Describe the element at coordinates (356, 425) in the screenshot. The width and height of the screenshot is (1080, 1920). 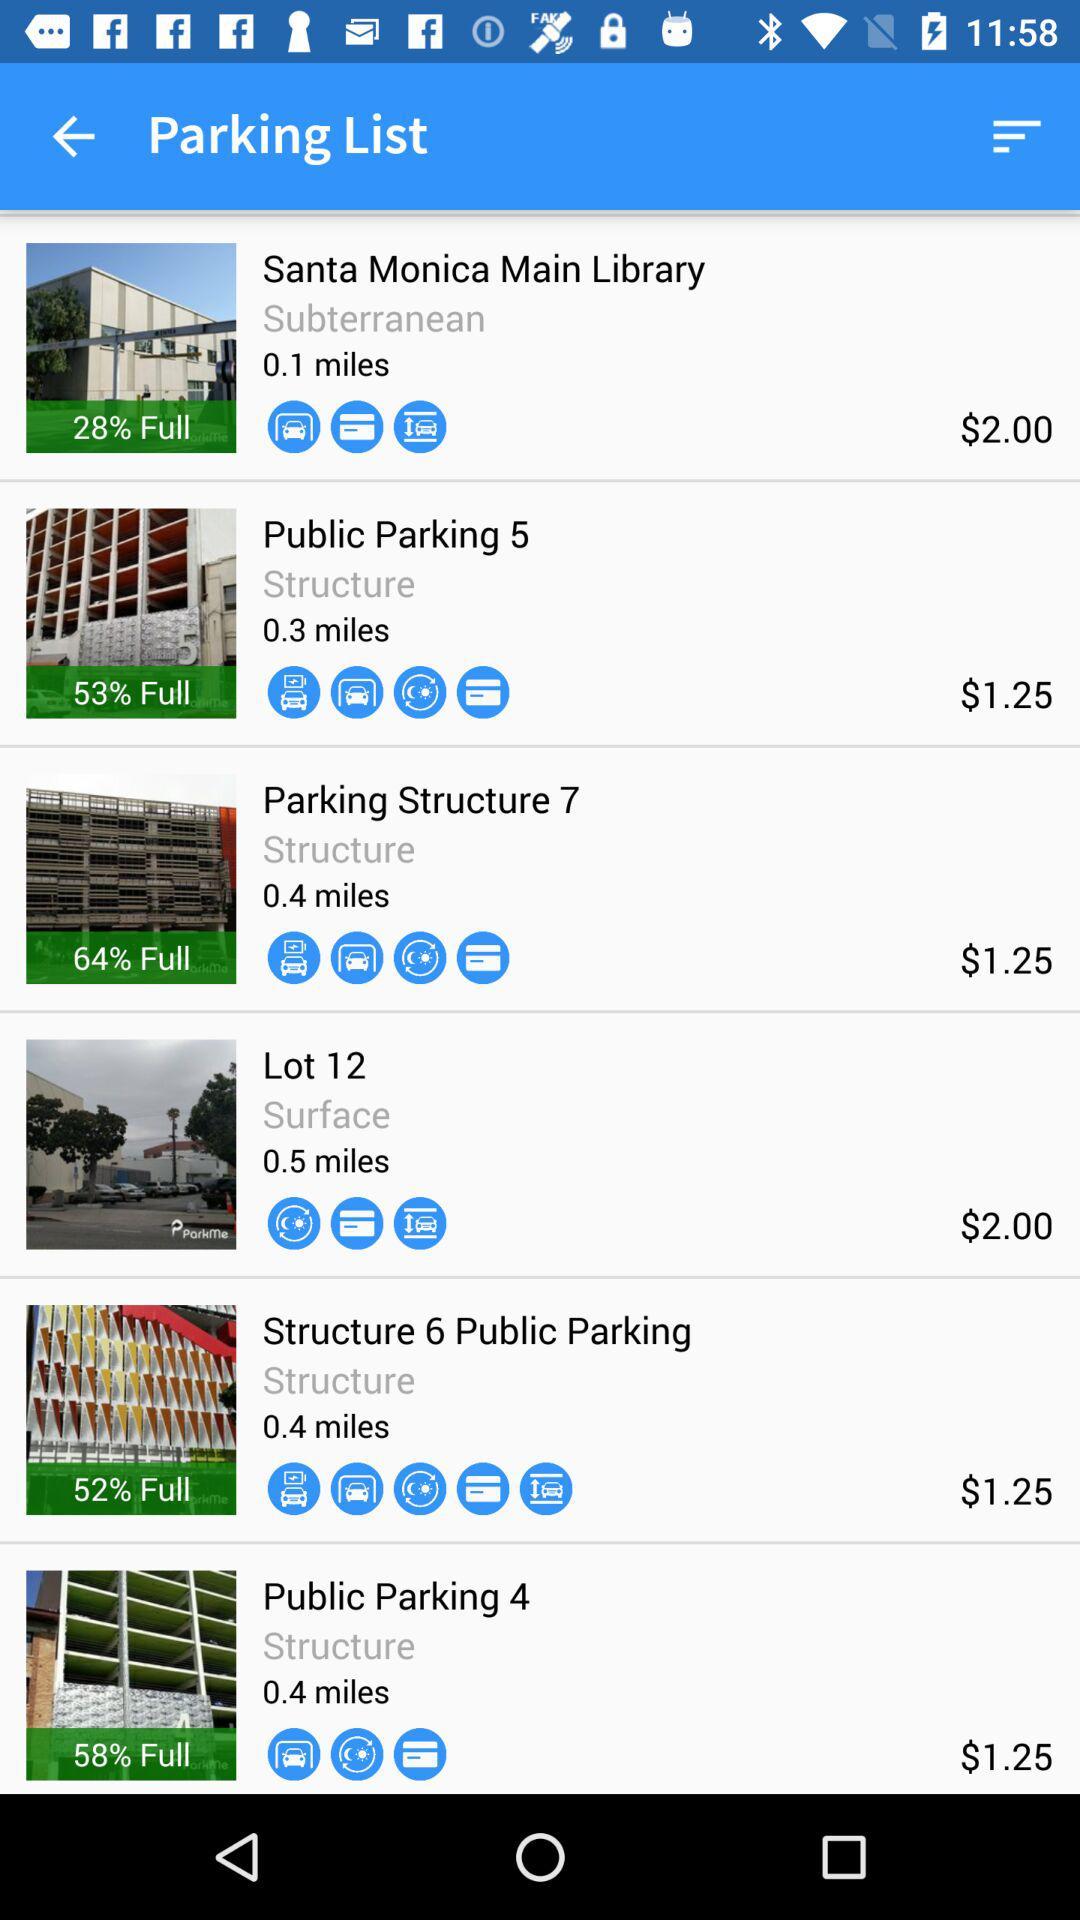
I see `the item above the public parking 5 icon` at that location.